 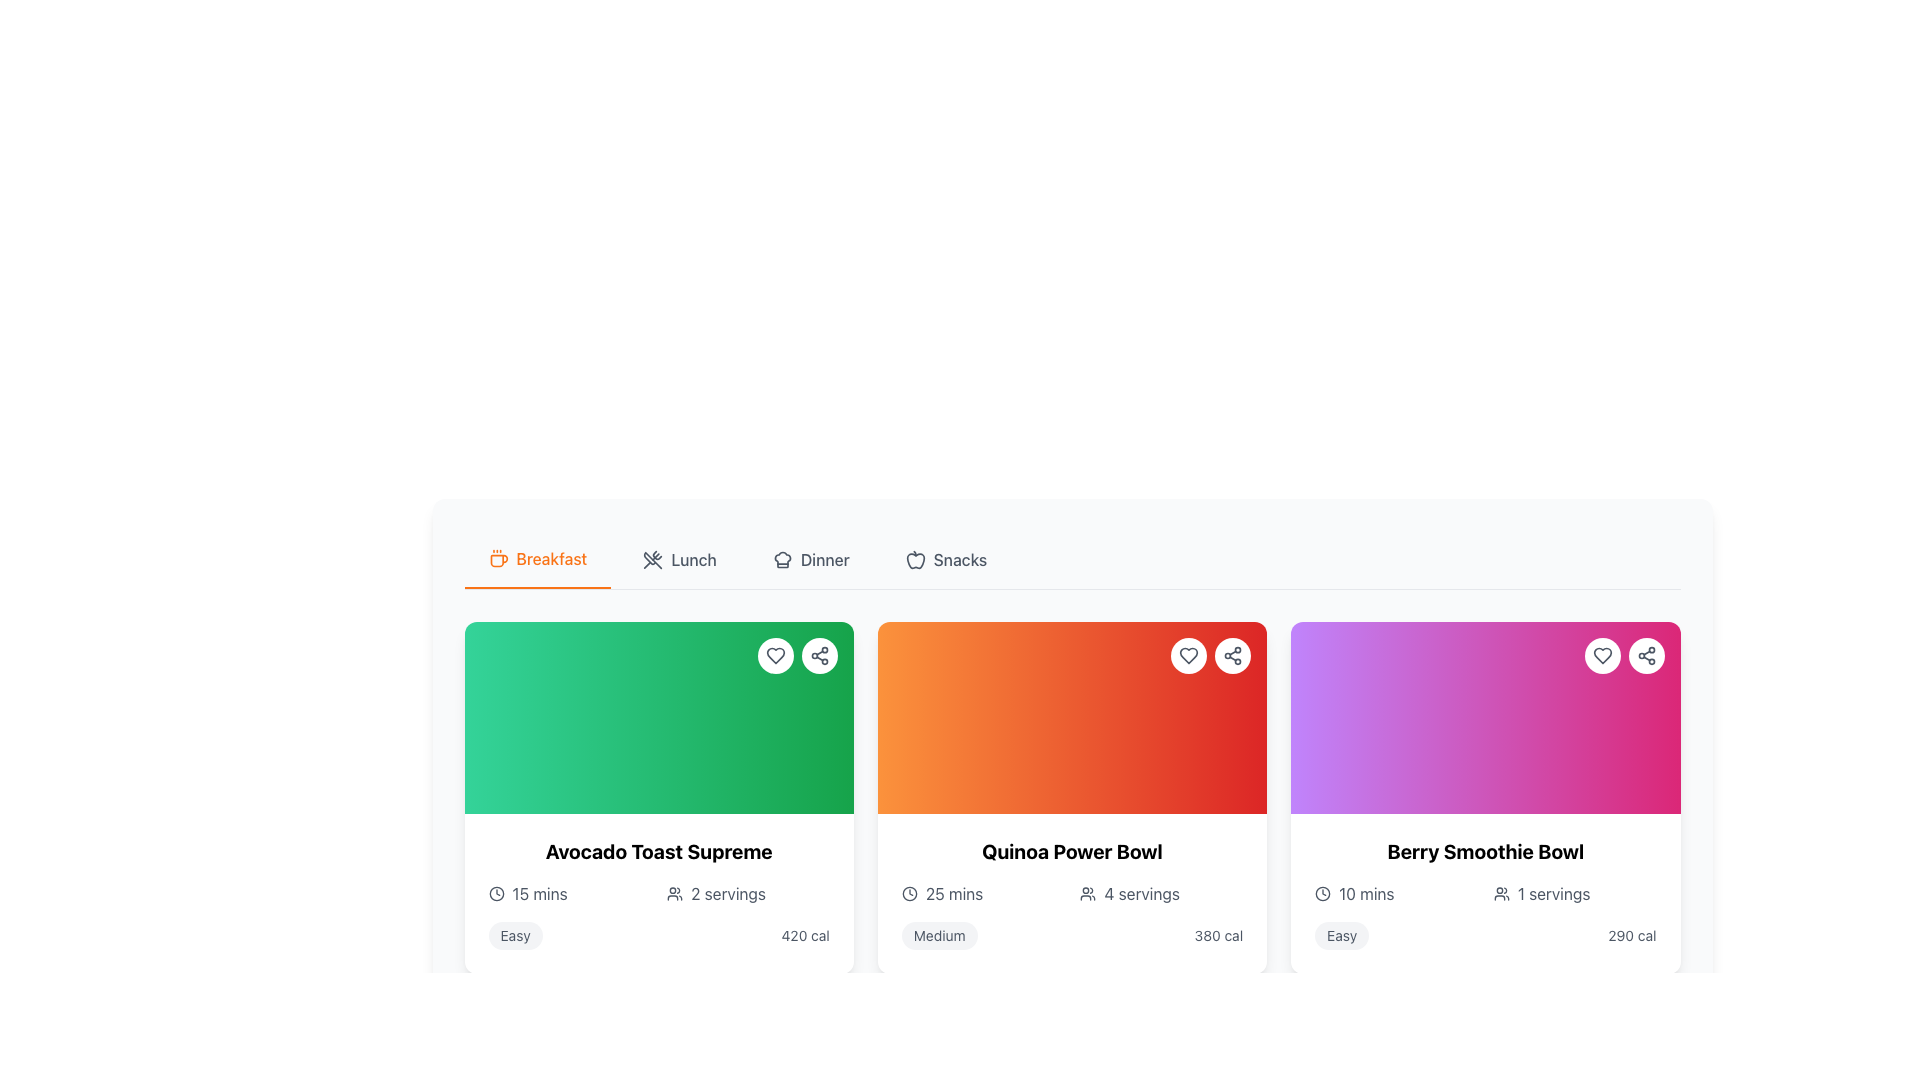 I want to click on the time icon located to the left of the '15 mins' text within the green card titled 'Avocado Toast Supreme.', so click(x=496, y=893).